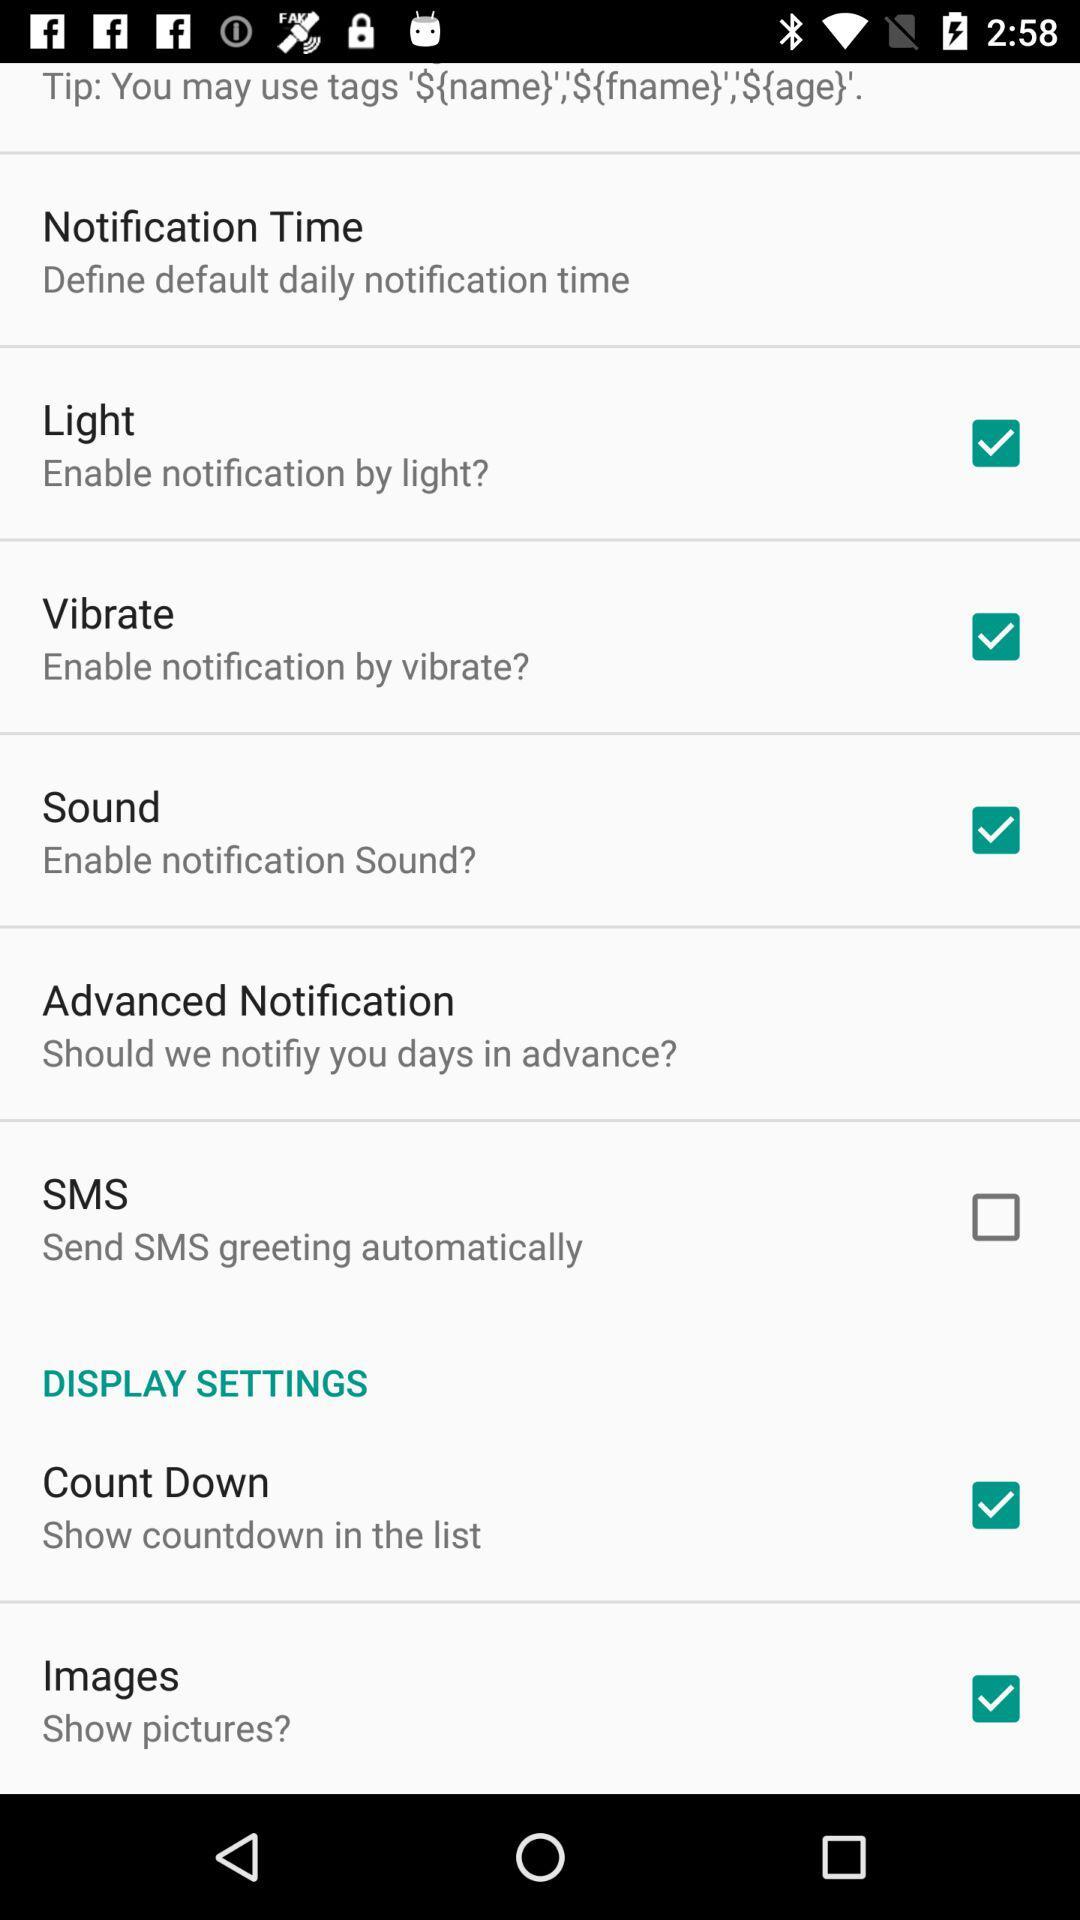  I want to click on count down, so click(154, 1480).